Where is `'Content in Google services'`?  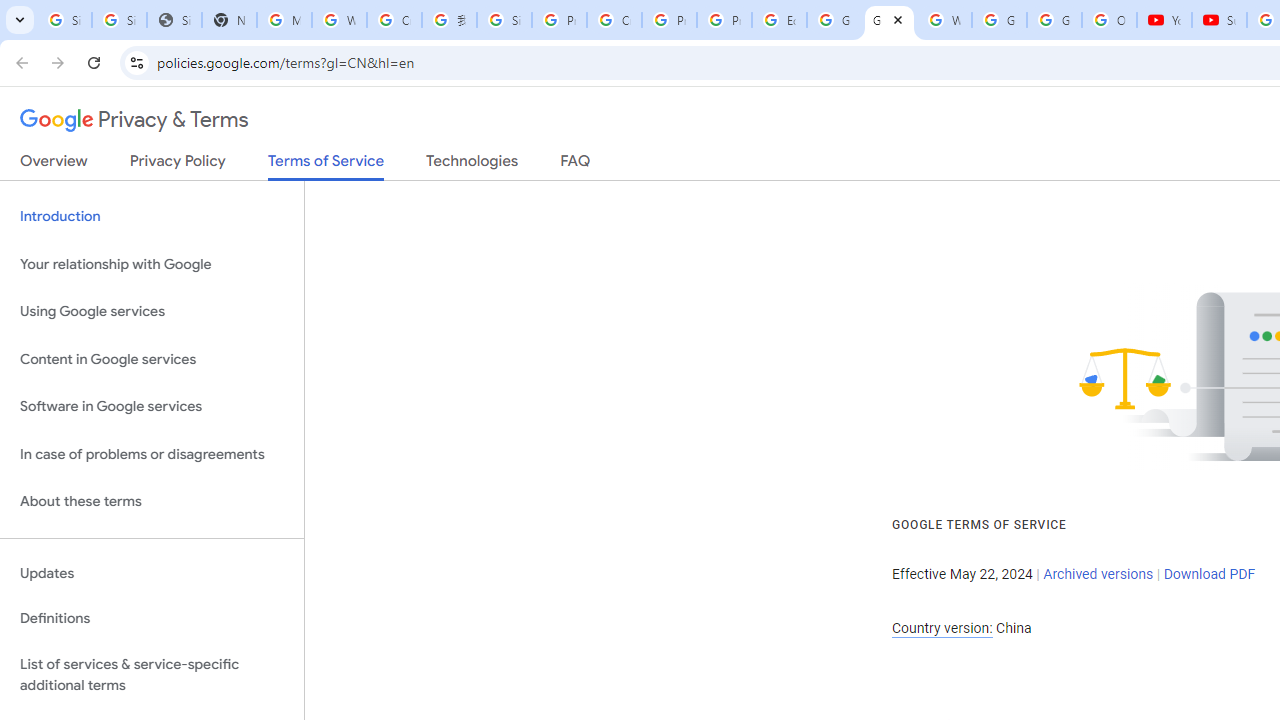
'Content in Google services' is located at coordinates (151, 358).